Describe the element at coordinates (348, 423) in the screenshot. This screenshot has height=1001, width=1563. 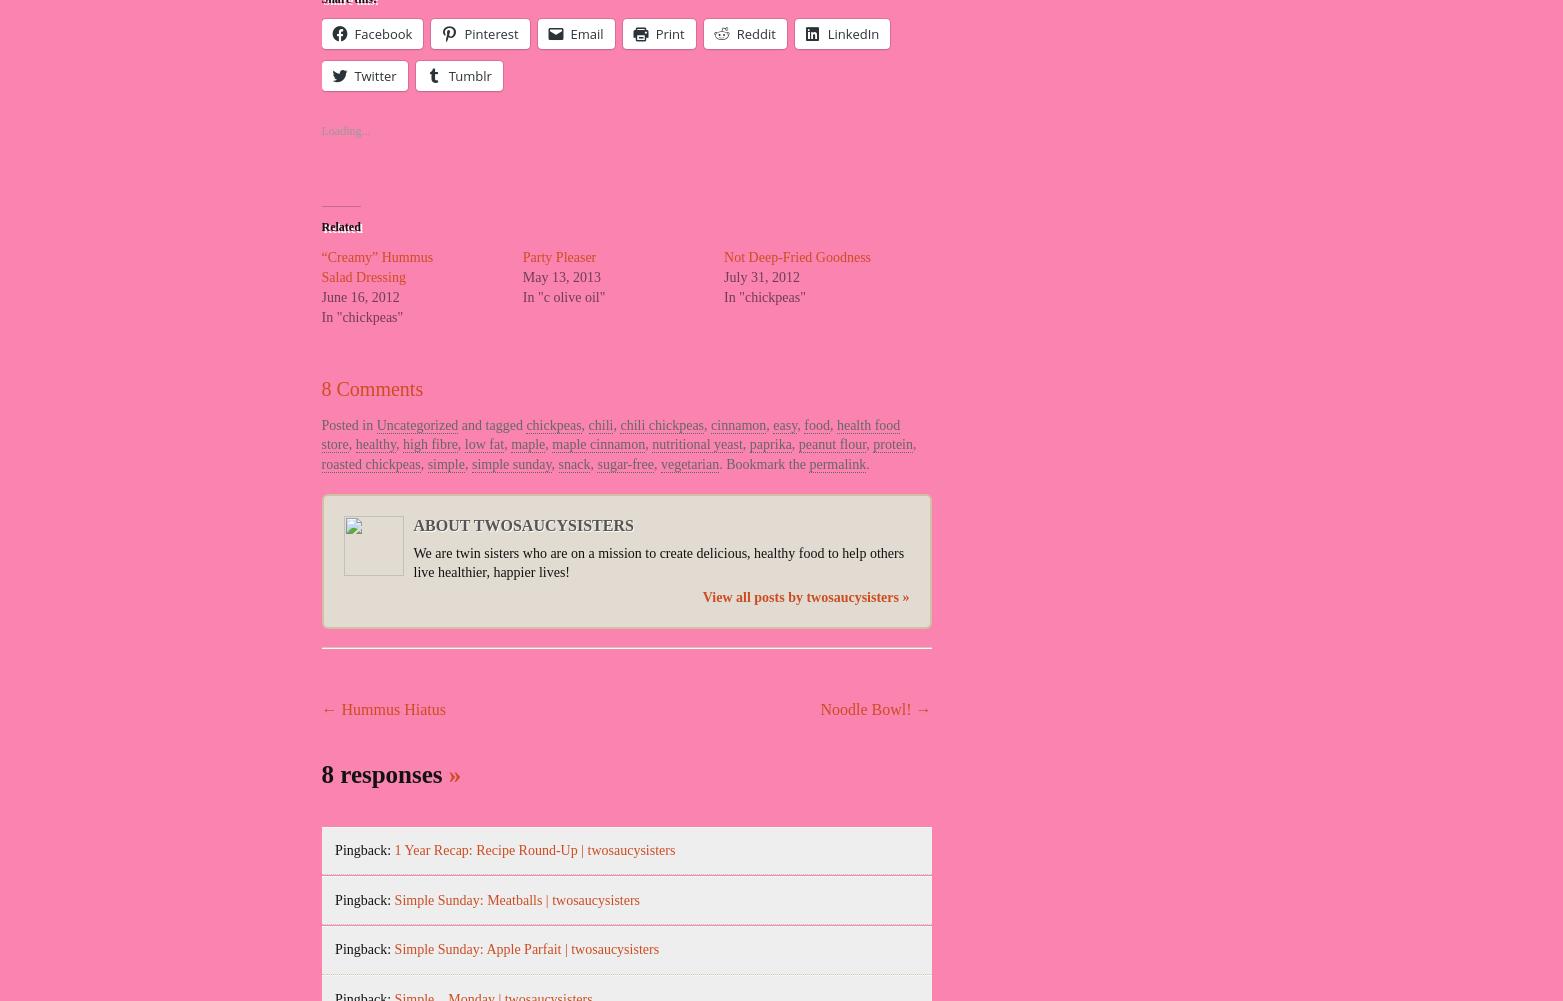
I see `'Posted in'` at that location.